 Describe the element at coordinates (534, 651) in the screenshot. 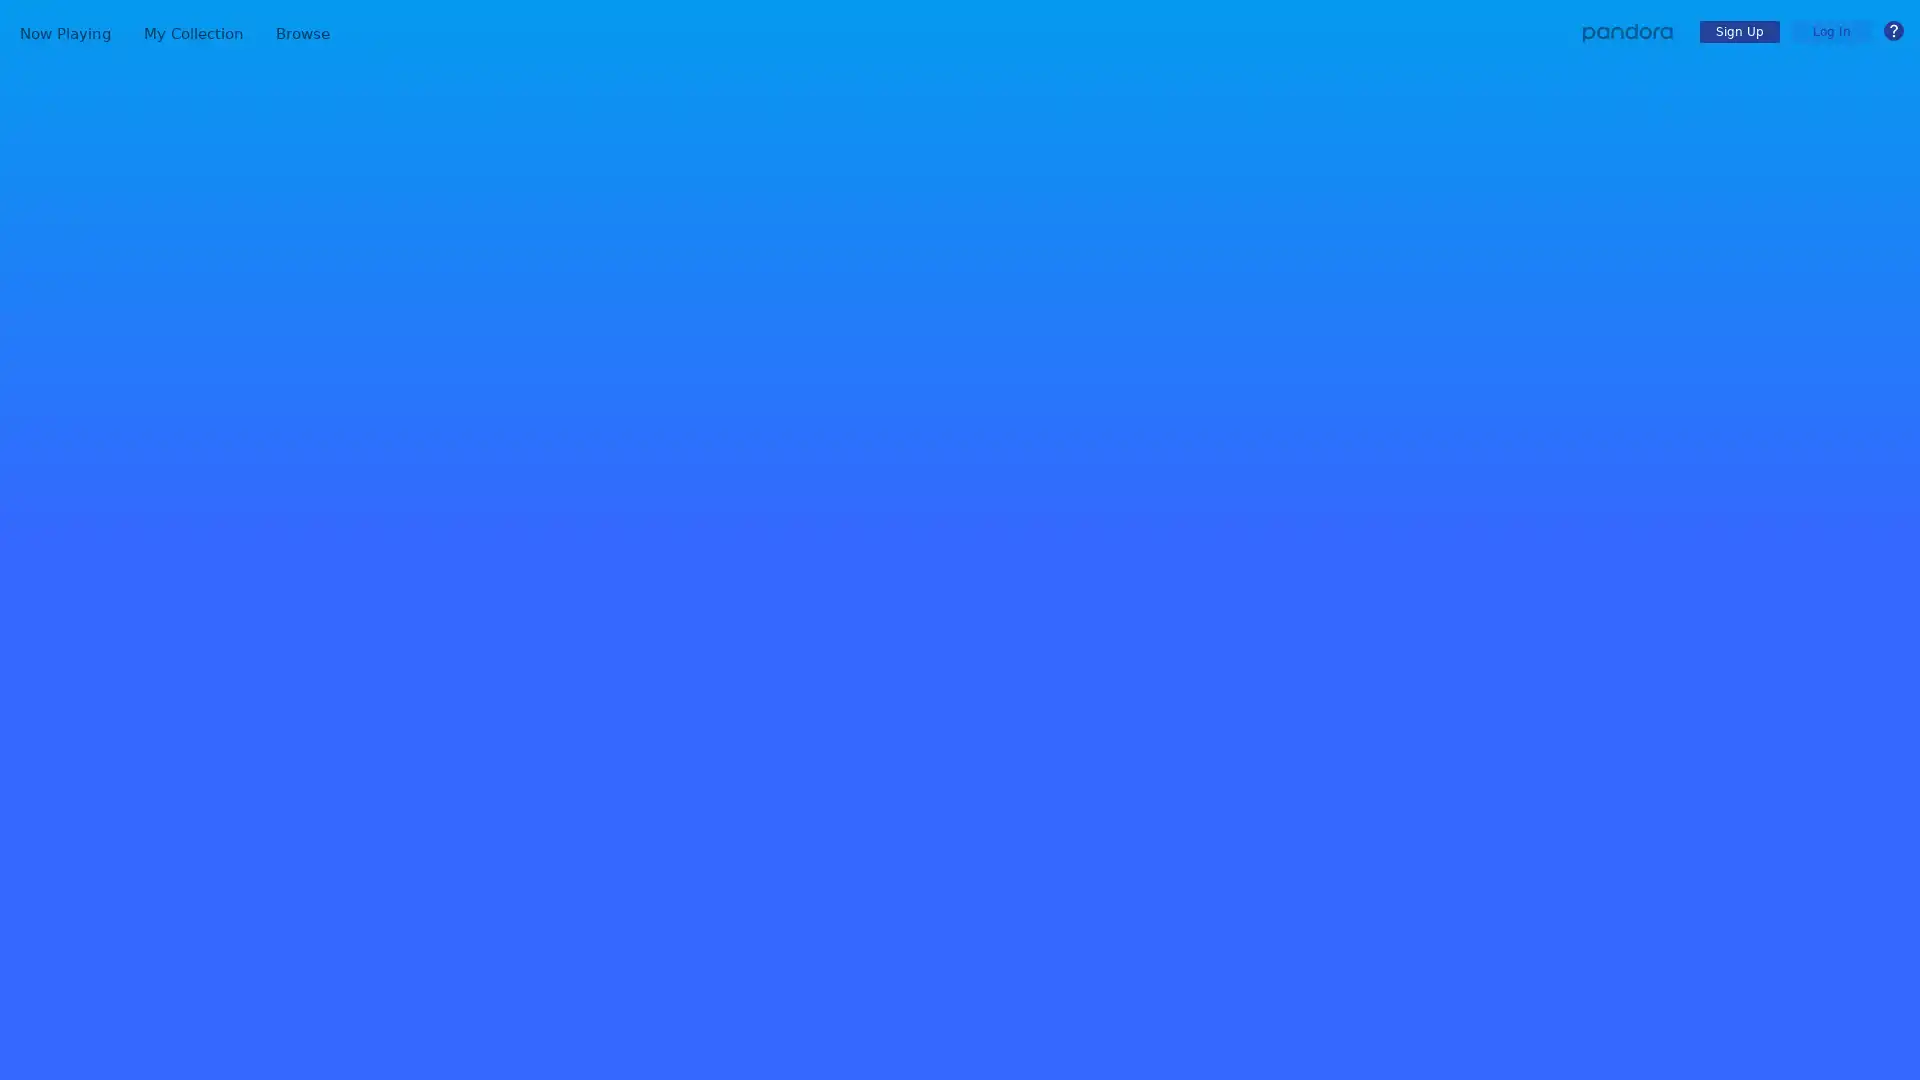

I see `Share` at that location.